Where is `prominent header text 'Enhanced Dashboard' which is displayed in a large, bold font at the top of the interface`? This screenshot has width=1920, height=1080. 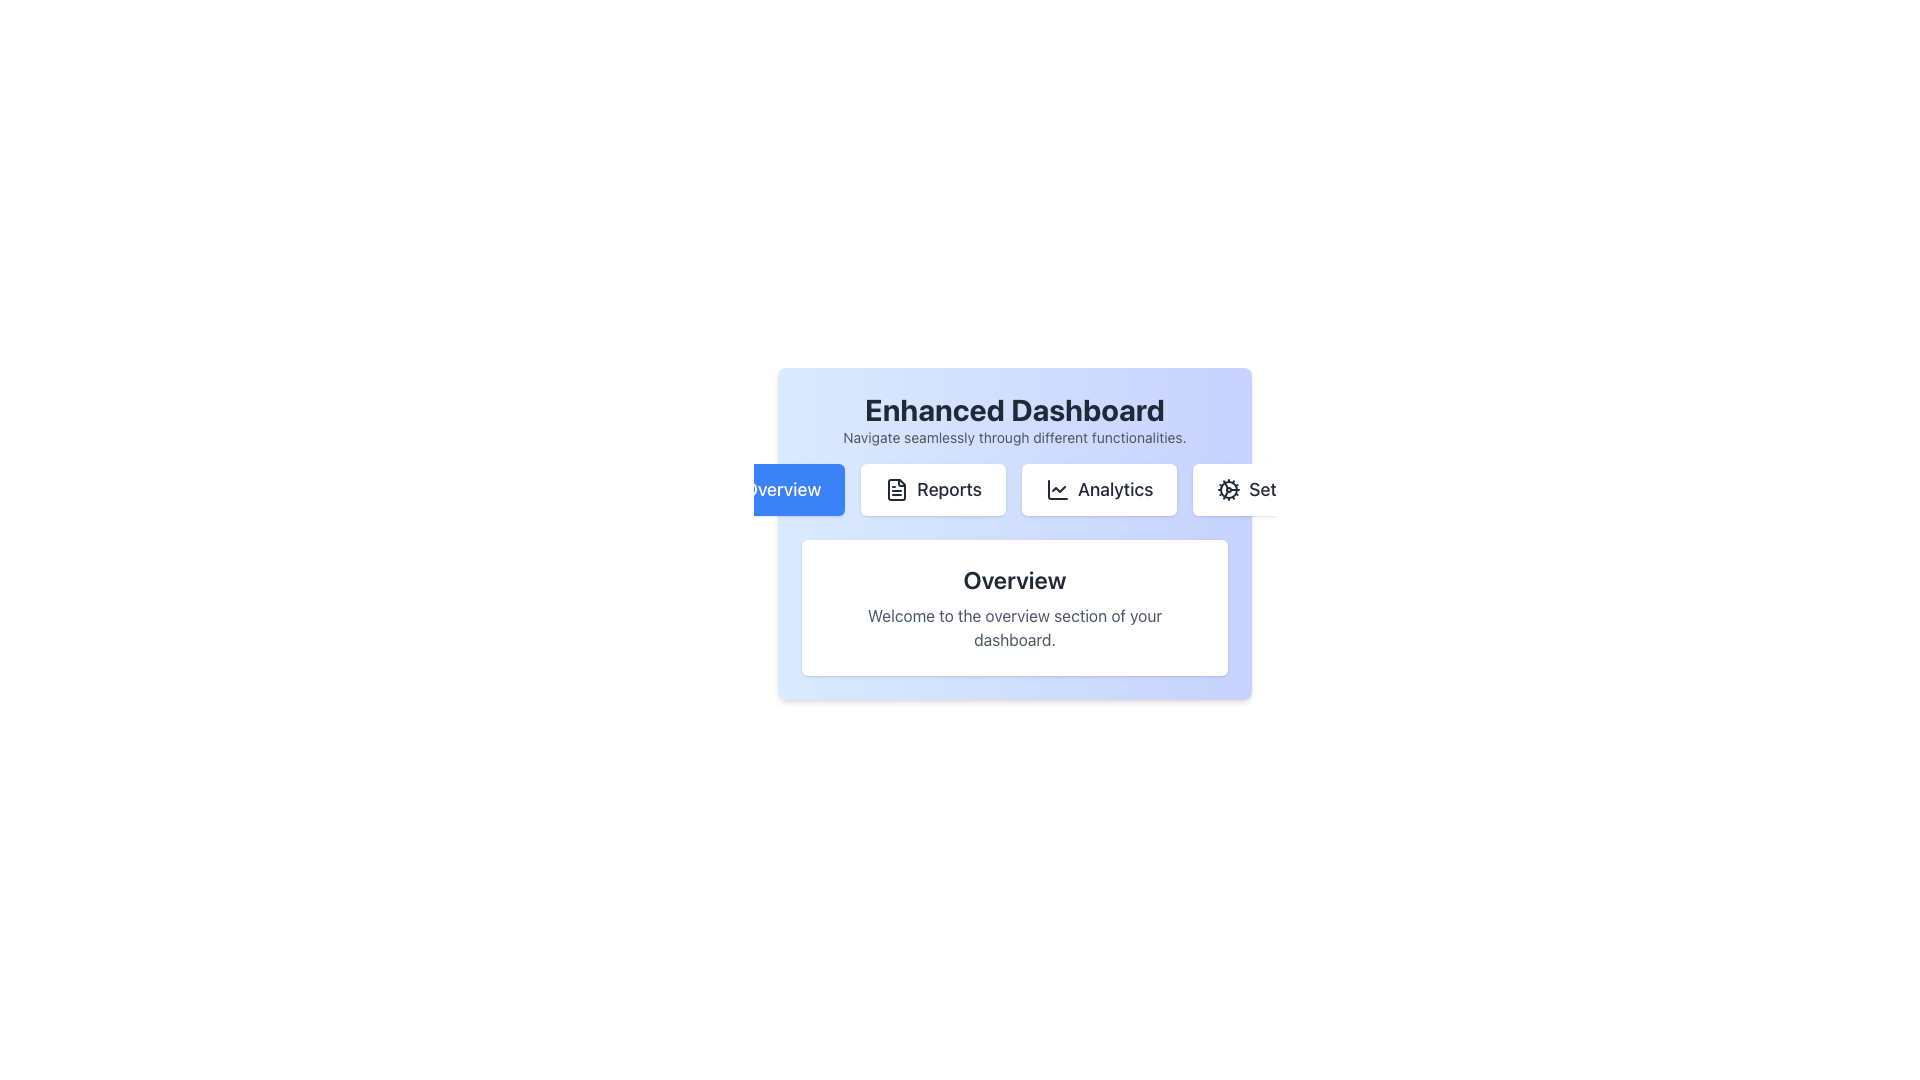
prominent header text 'Enhanced Dashboard' which is displayed in a large, bold font at the top of the interface is located at coordinates (1014, 408).